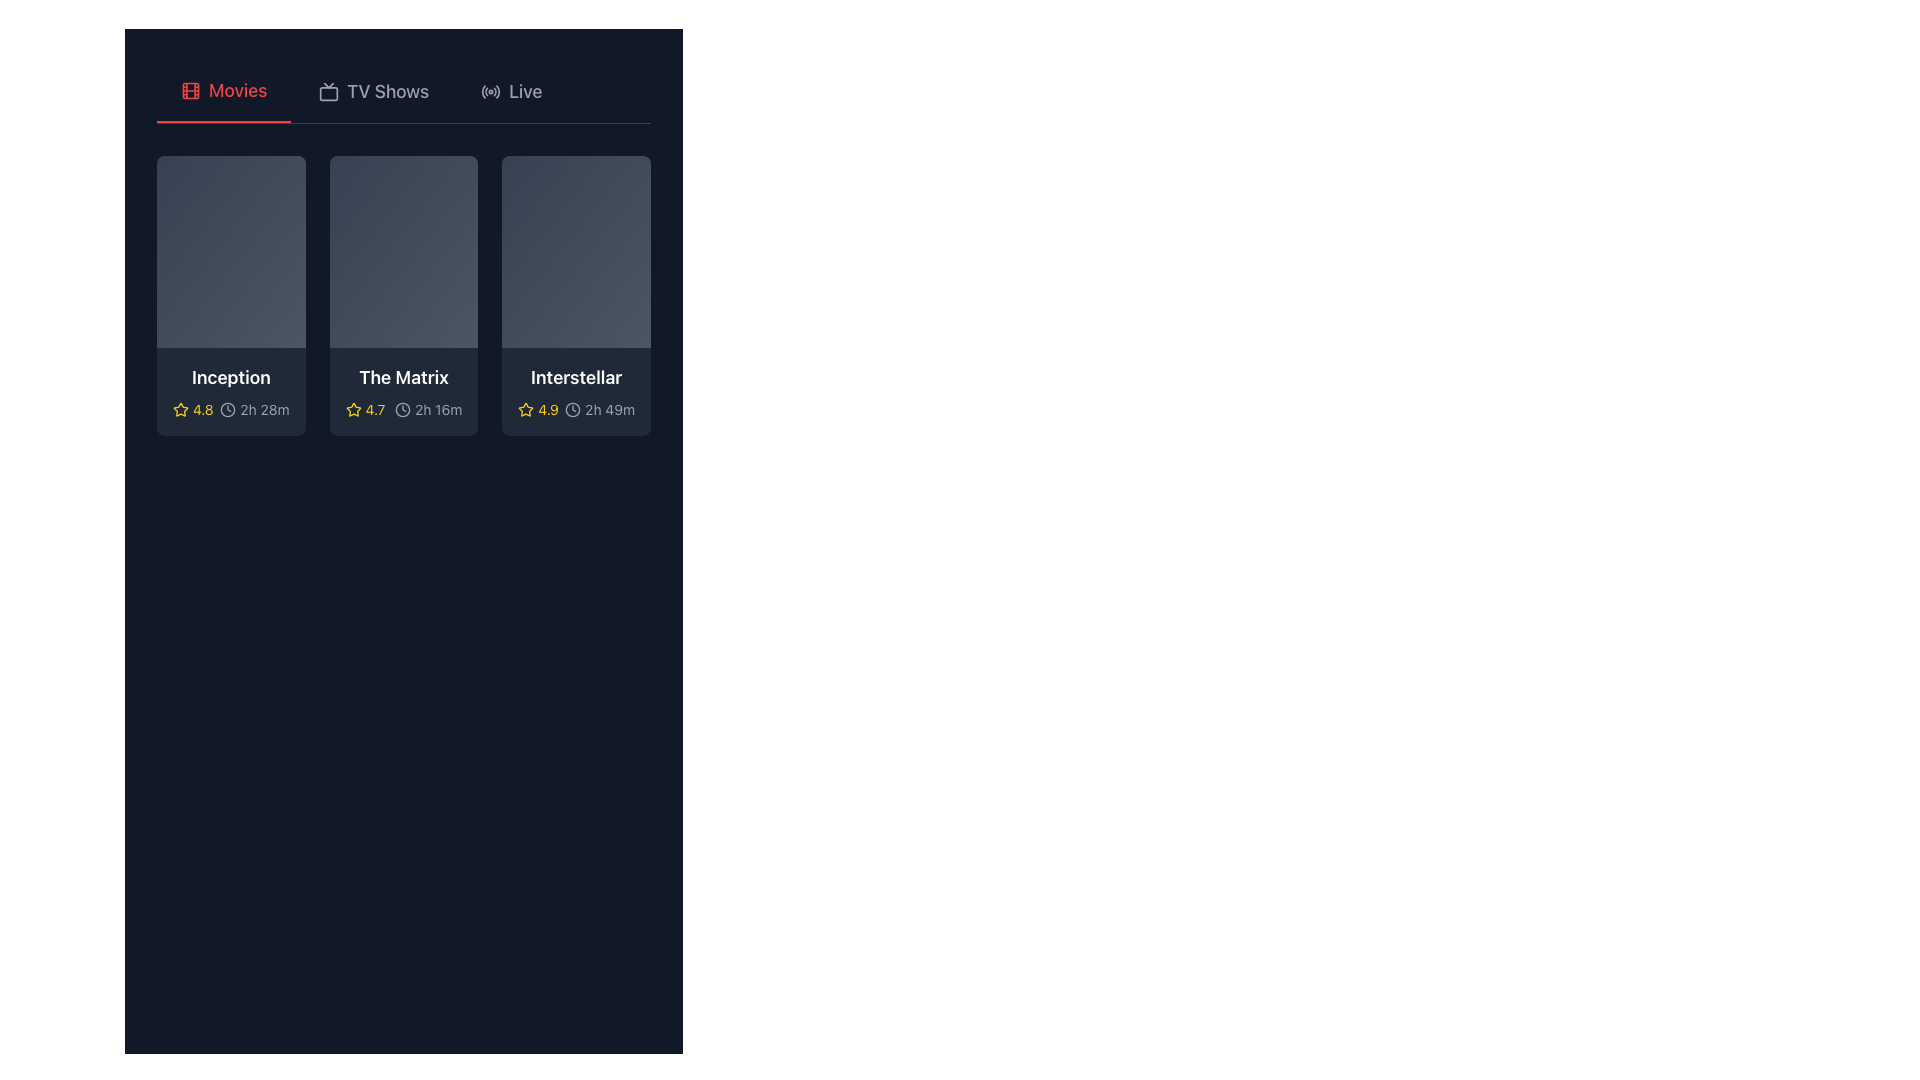 The height and width of the screenshot is (1080, 1920). What do you see at coordinates (427, 408) in the screenshot?
I see `label displaying the runtime of the movie 'The Matrix,' which is located below its title and beside a clock icon` at bounding box center [427, 408].